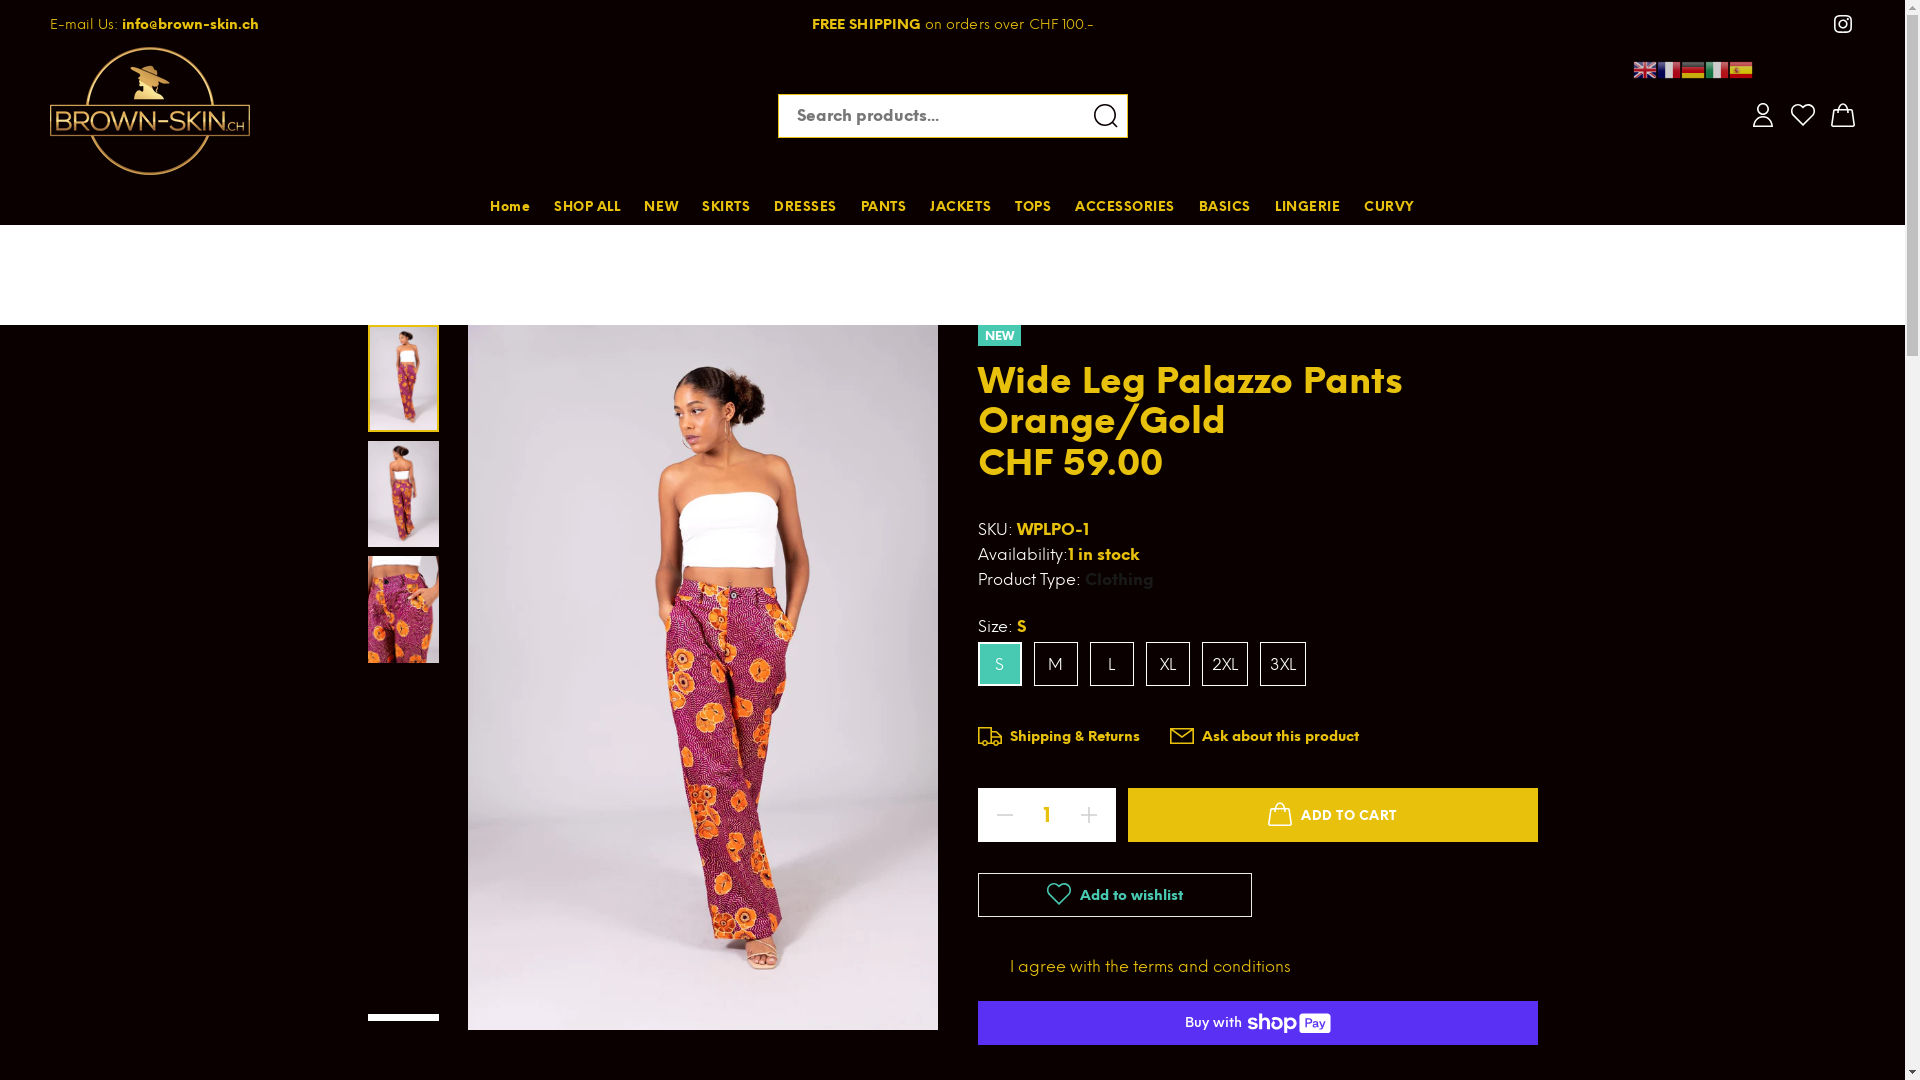 The height and width of the screenshot is (1080, 1920). What do you see at coordinates (1111, 663) in the screenshot?
I see `'L'` at bounding box center [1111, 663].